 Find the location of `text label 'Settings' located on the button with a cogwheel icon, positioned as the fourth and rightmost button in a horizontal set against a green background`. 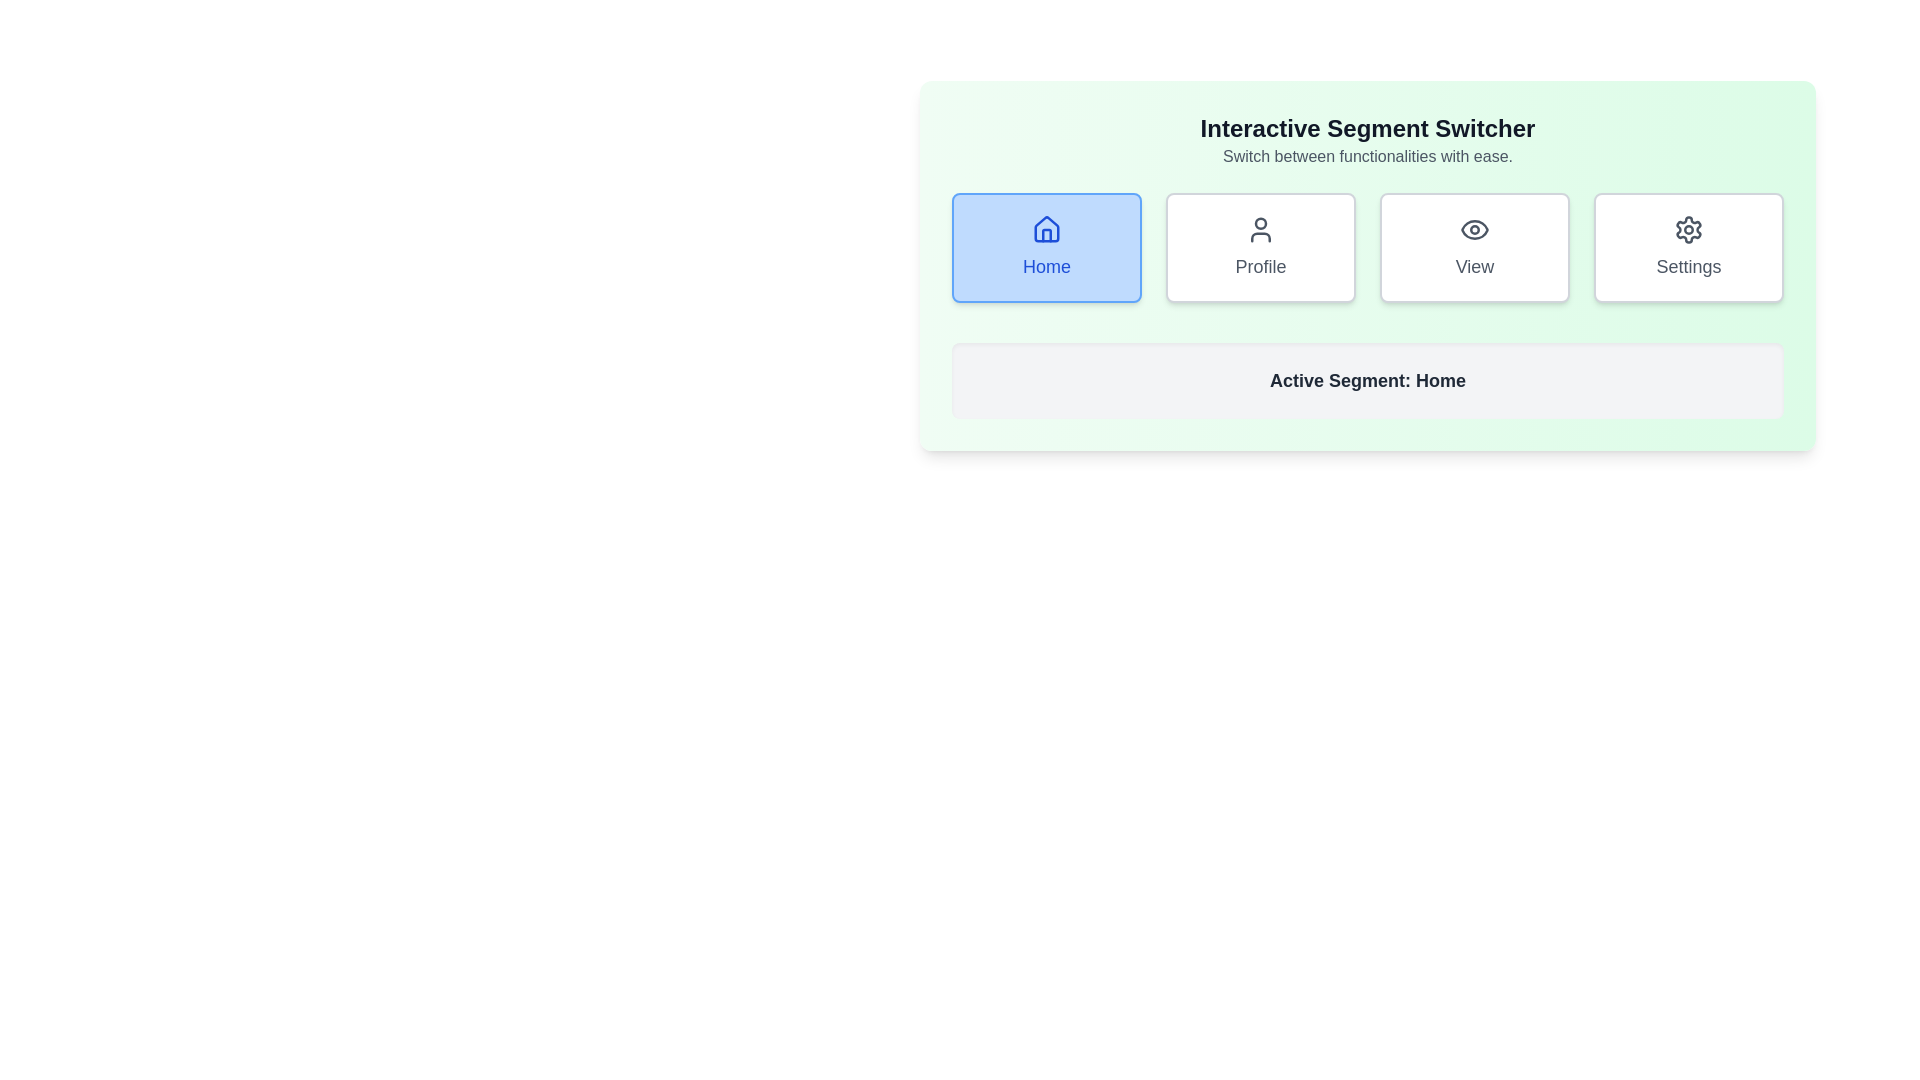

text label 'Settings' located on the button with a cogwheel icon, positioned as the fourth and rightmost button in a horizontal set against a green background is located at coordinates (1688, 265).